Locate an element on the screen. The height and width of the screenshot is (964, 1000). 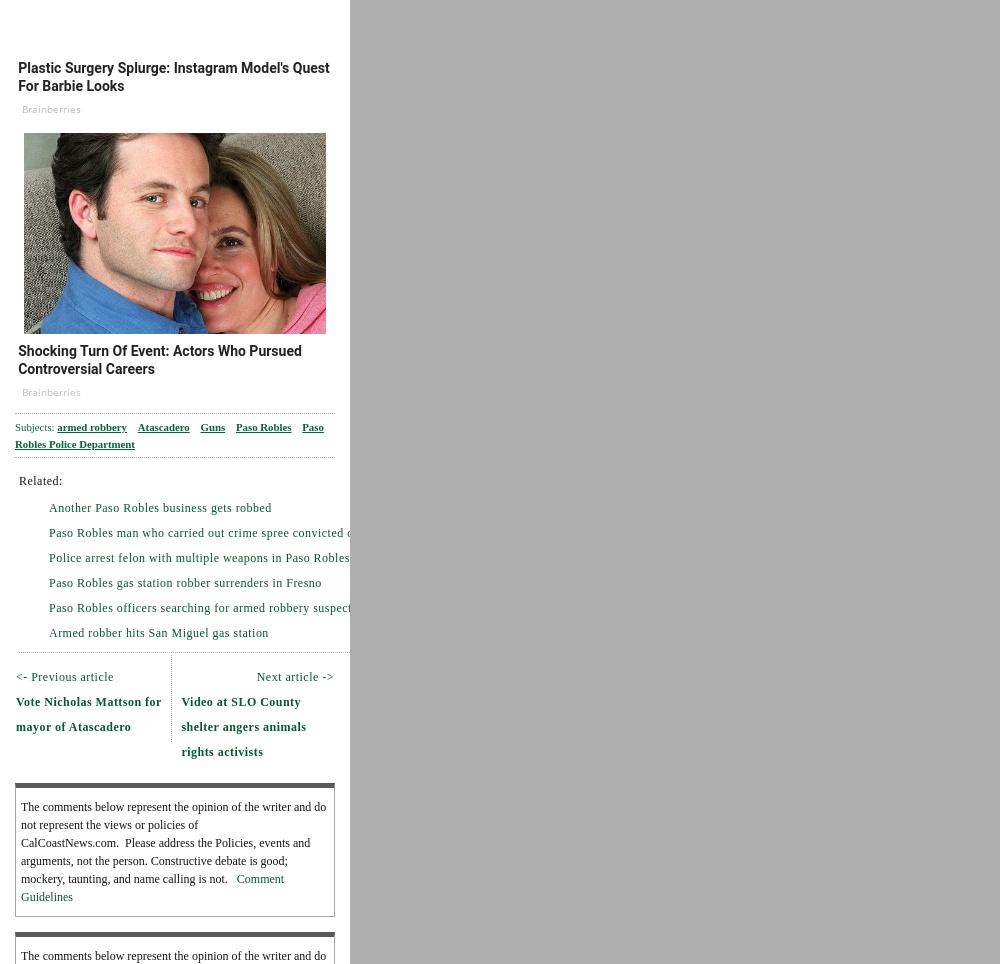
'Paso Robles' is located at coordinates (263, 425).